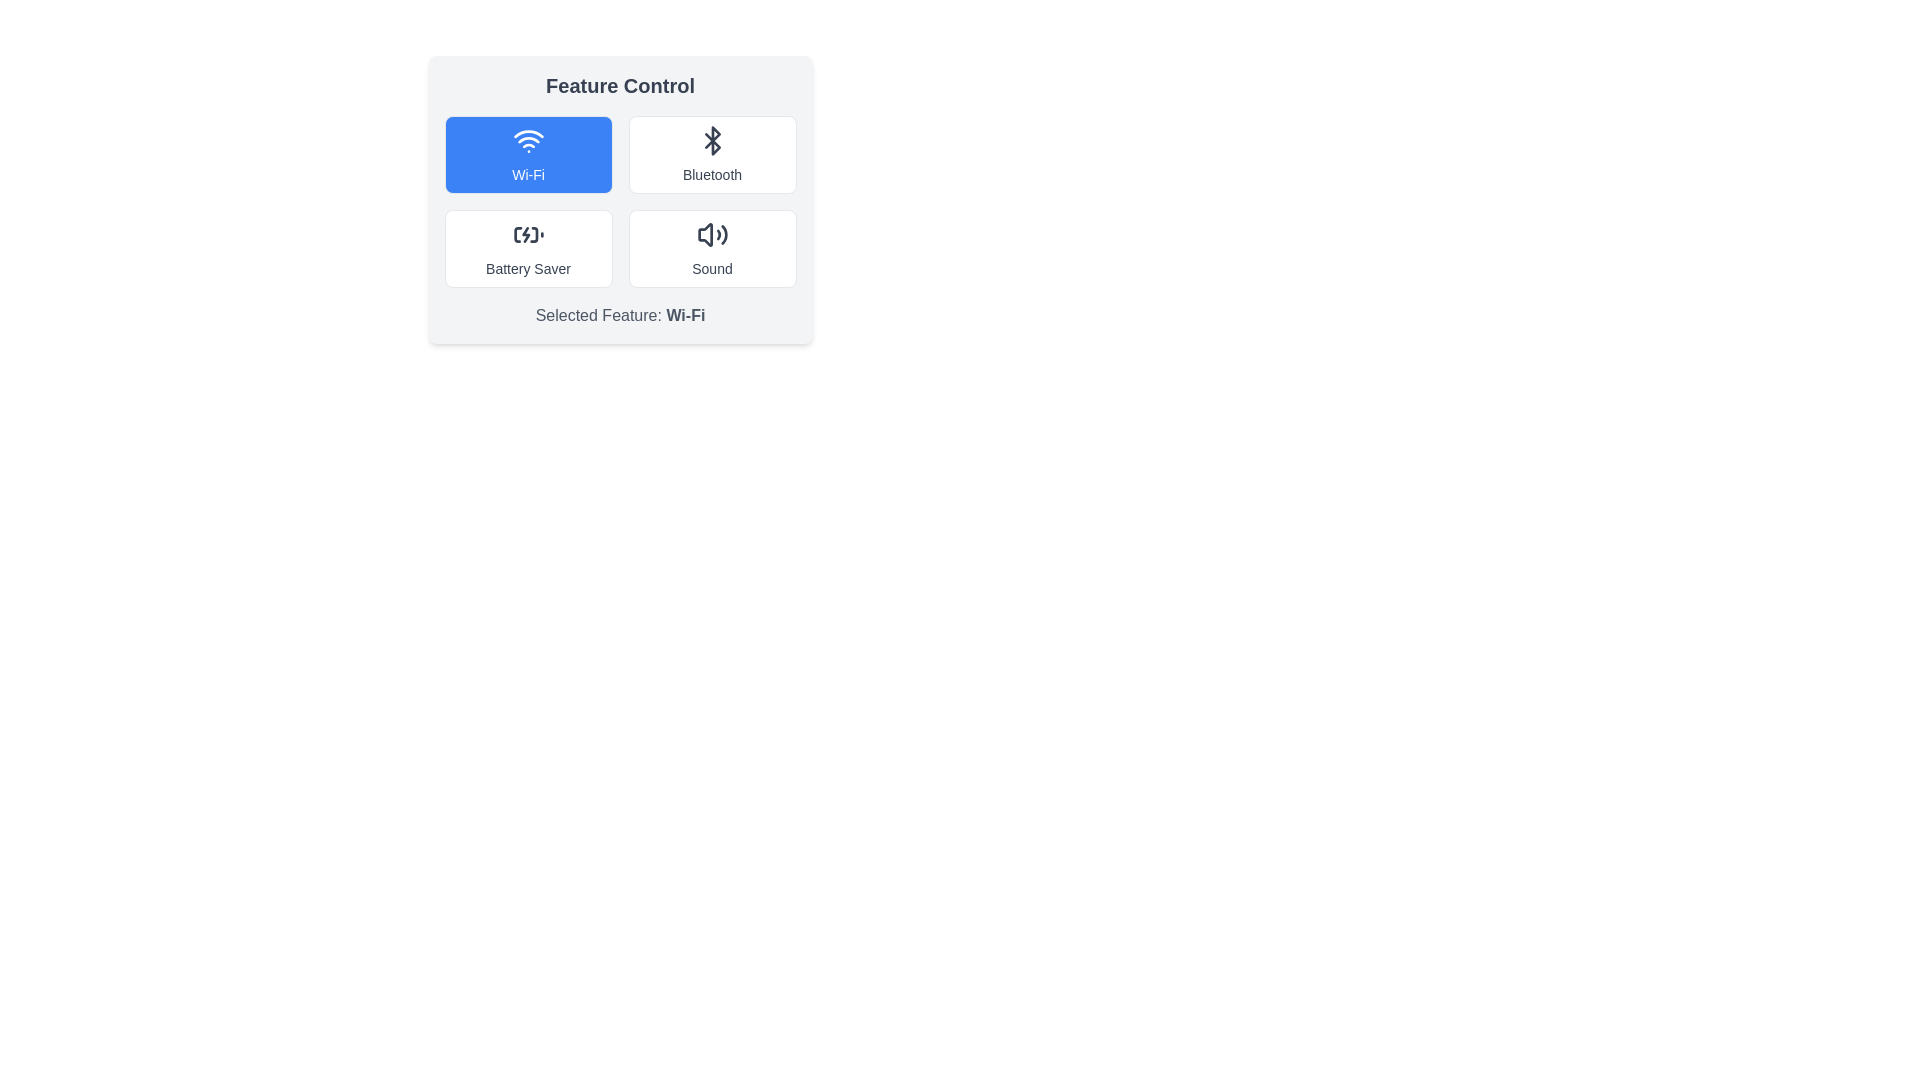  What do you see at coordinates (528, 248) in the screenshot?
I see `the feature Battery Saver by clicking on its corresponding button` at bounding box center [528, 248].